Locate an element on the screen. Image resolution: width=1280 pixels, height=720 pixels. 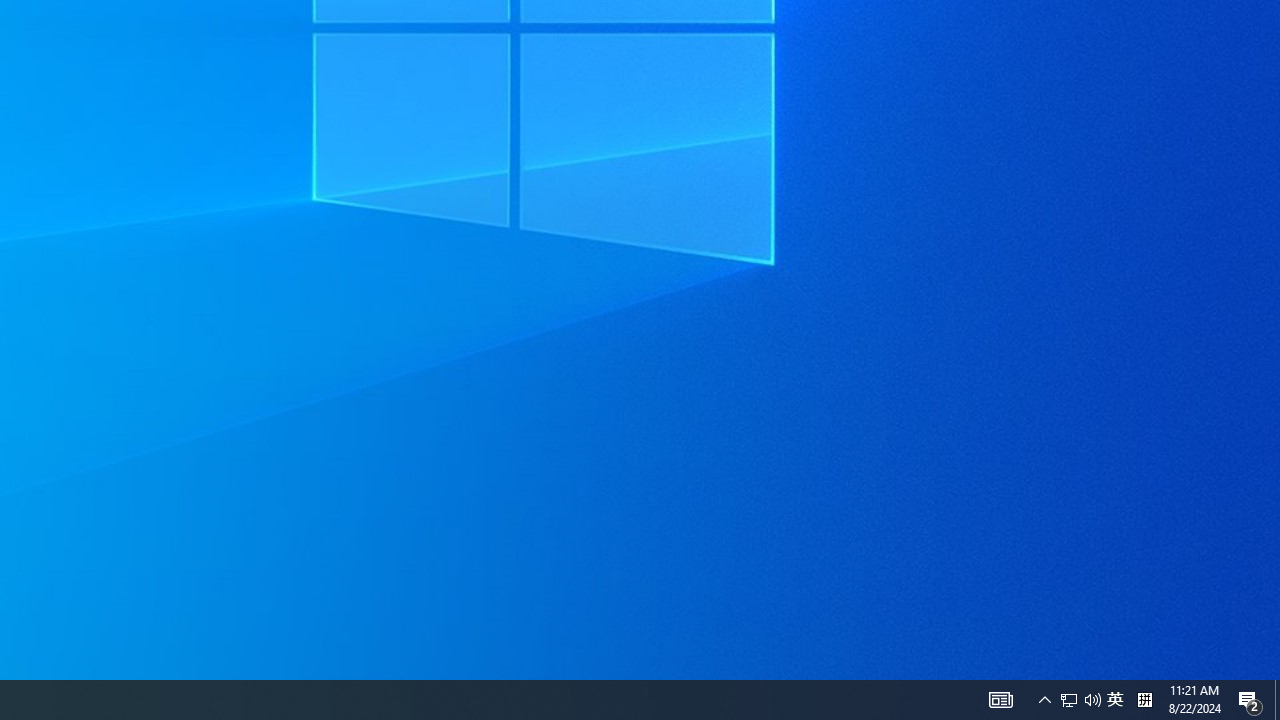
'Tray Input Indicator - Chinese (Simplified, China)' is located at coordinates (1144, 698).